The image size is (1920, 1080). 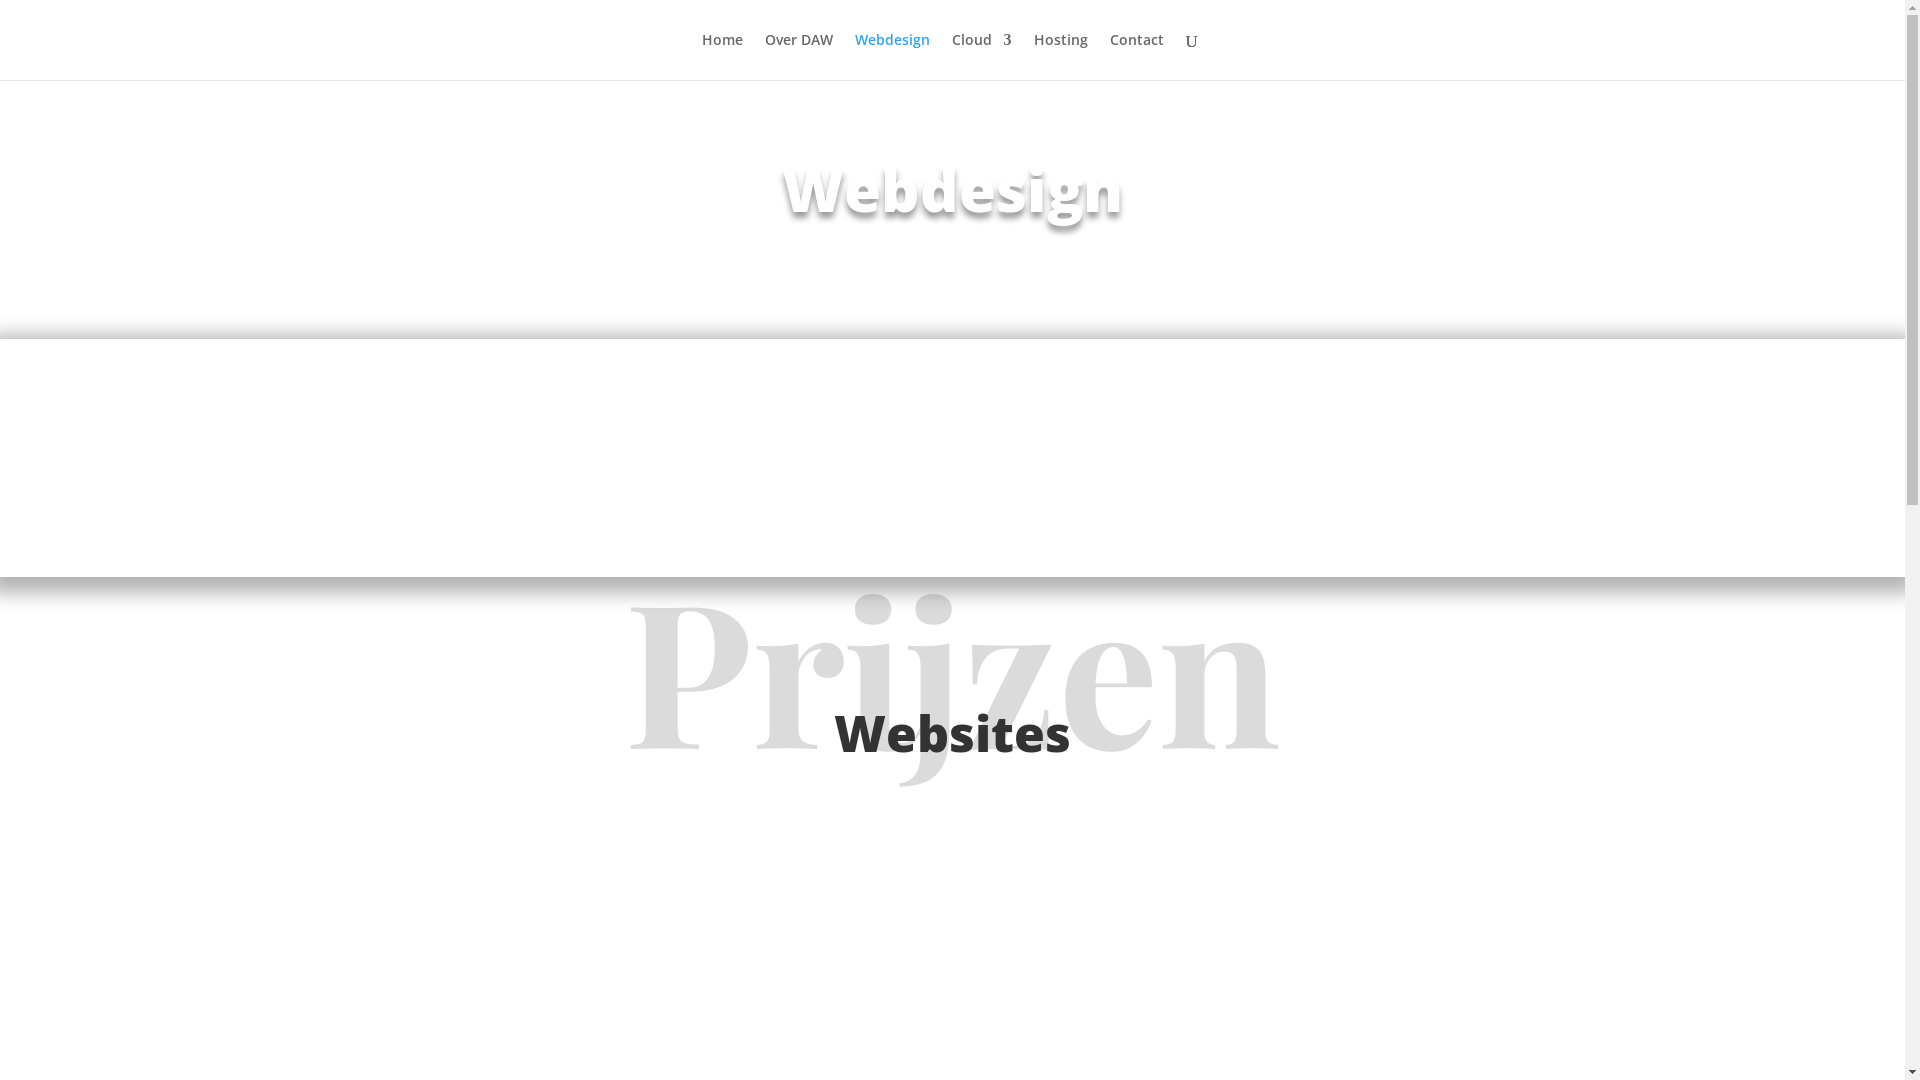 I want to click on 'Home', so click(x=721, y=55).